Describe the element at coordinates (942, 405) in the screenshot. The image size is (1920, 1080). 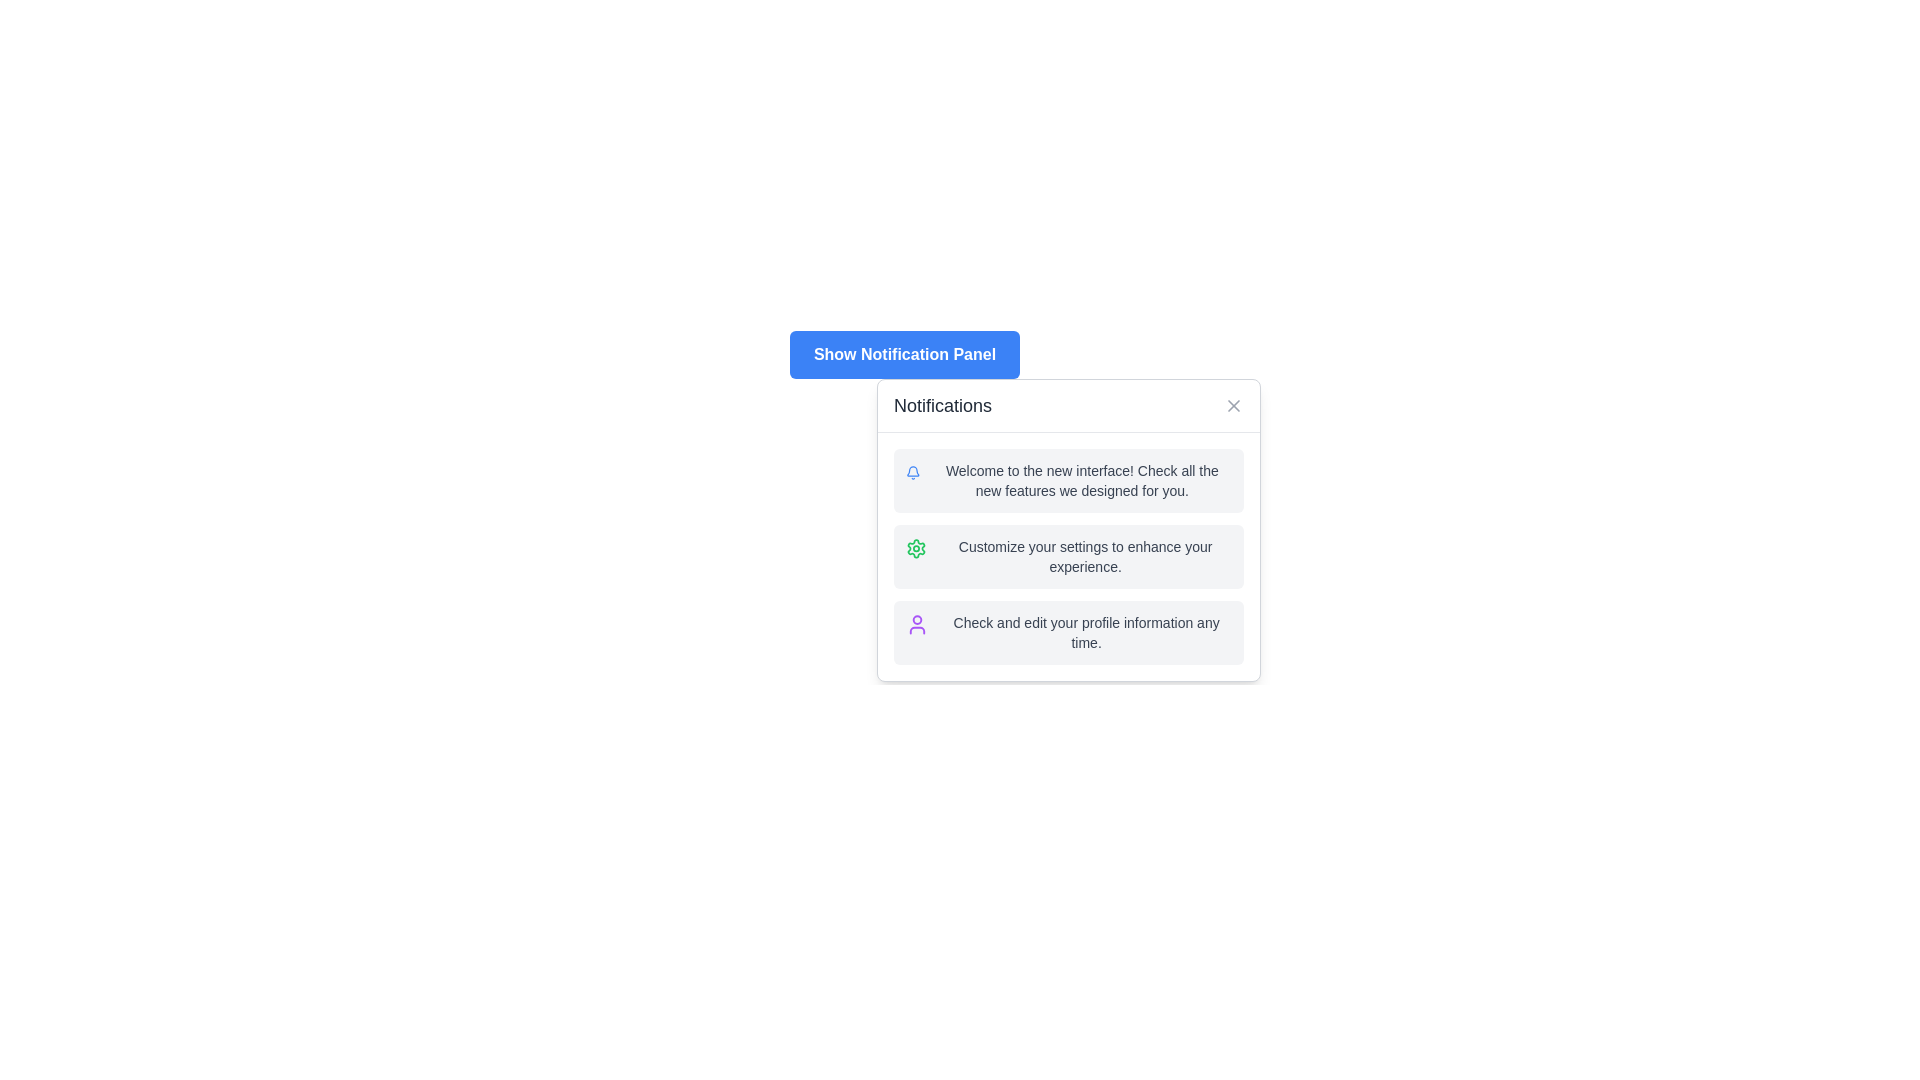
I see `the 'Notifications' text label located at the top-left corner of the notification panel` at that location.